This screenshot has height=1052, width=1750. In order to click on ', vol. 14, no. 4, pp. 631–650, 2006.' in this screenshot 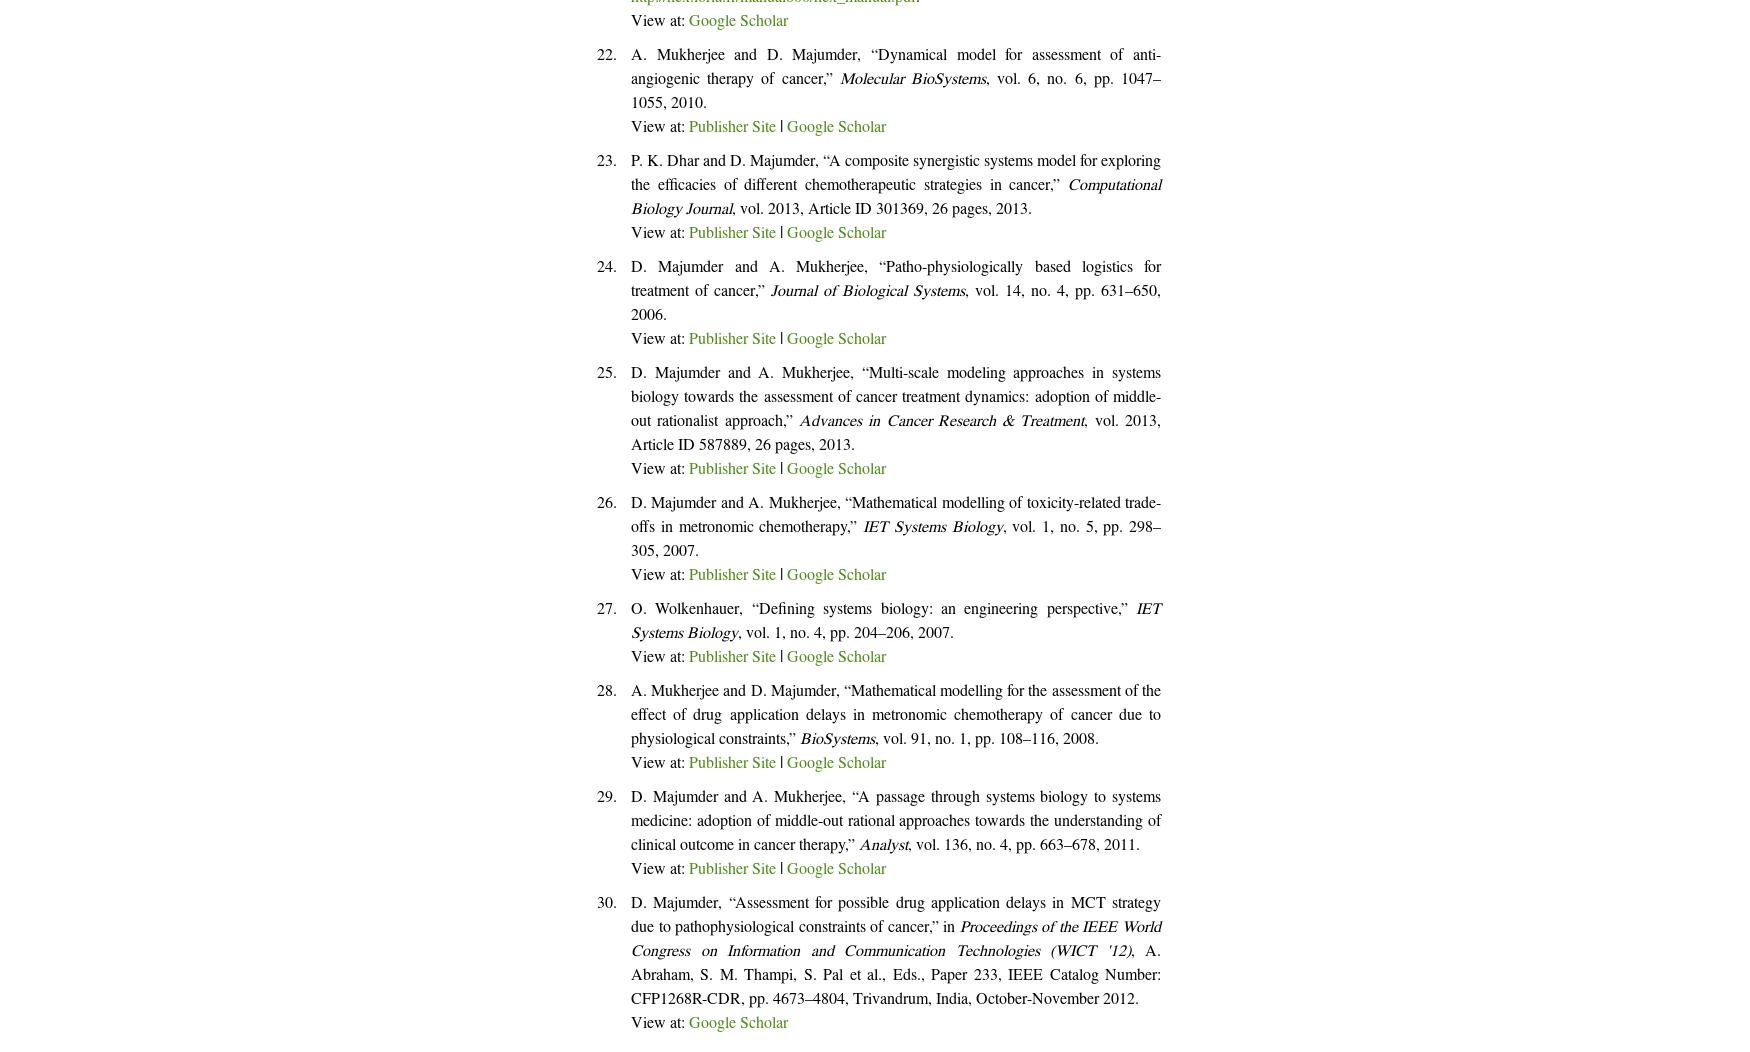, I will do `click(895, 304)`.